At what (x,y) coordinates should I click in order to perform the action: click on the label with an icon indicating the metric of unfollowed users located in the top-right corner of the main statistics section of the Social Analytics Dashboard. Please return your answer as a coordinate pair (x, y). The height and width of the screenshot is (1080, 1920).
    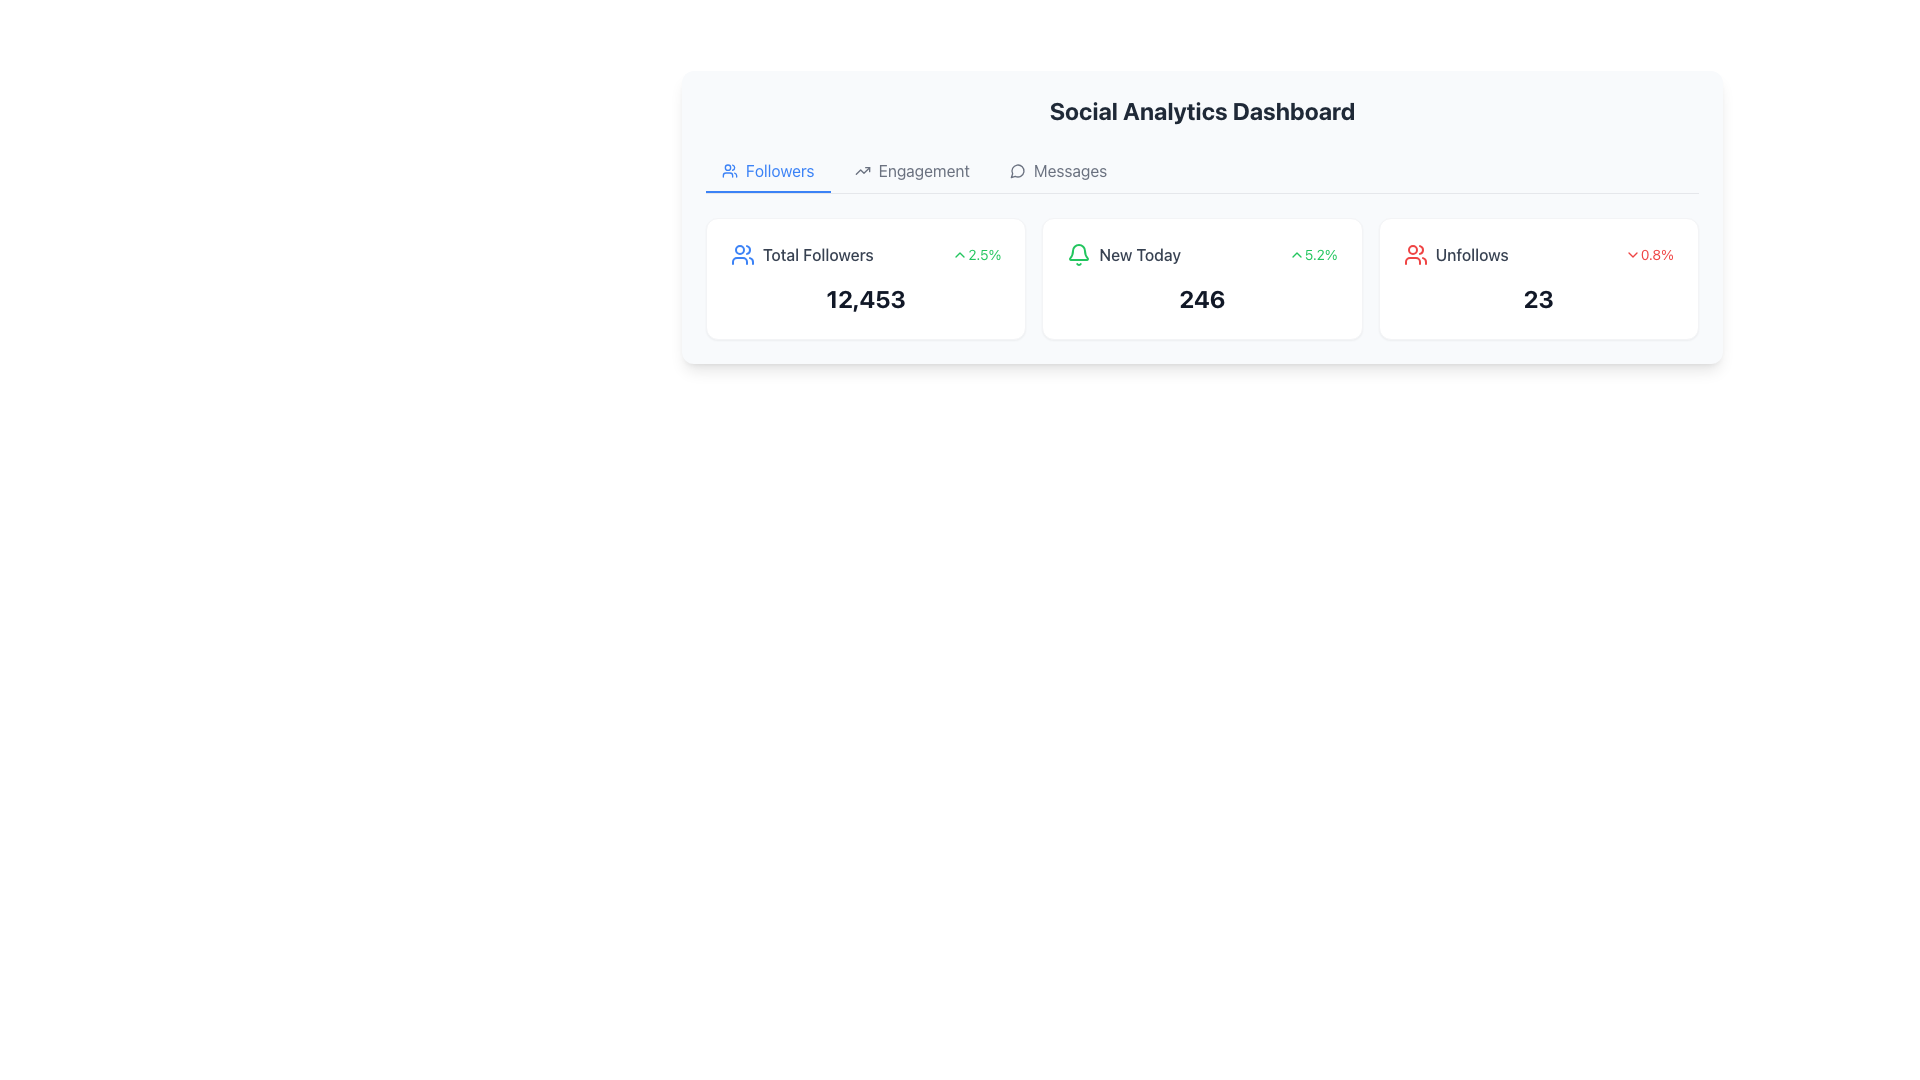
    Looking at the image, I should click on (1456, 253).